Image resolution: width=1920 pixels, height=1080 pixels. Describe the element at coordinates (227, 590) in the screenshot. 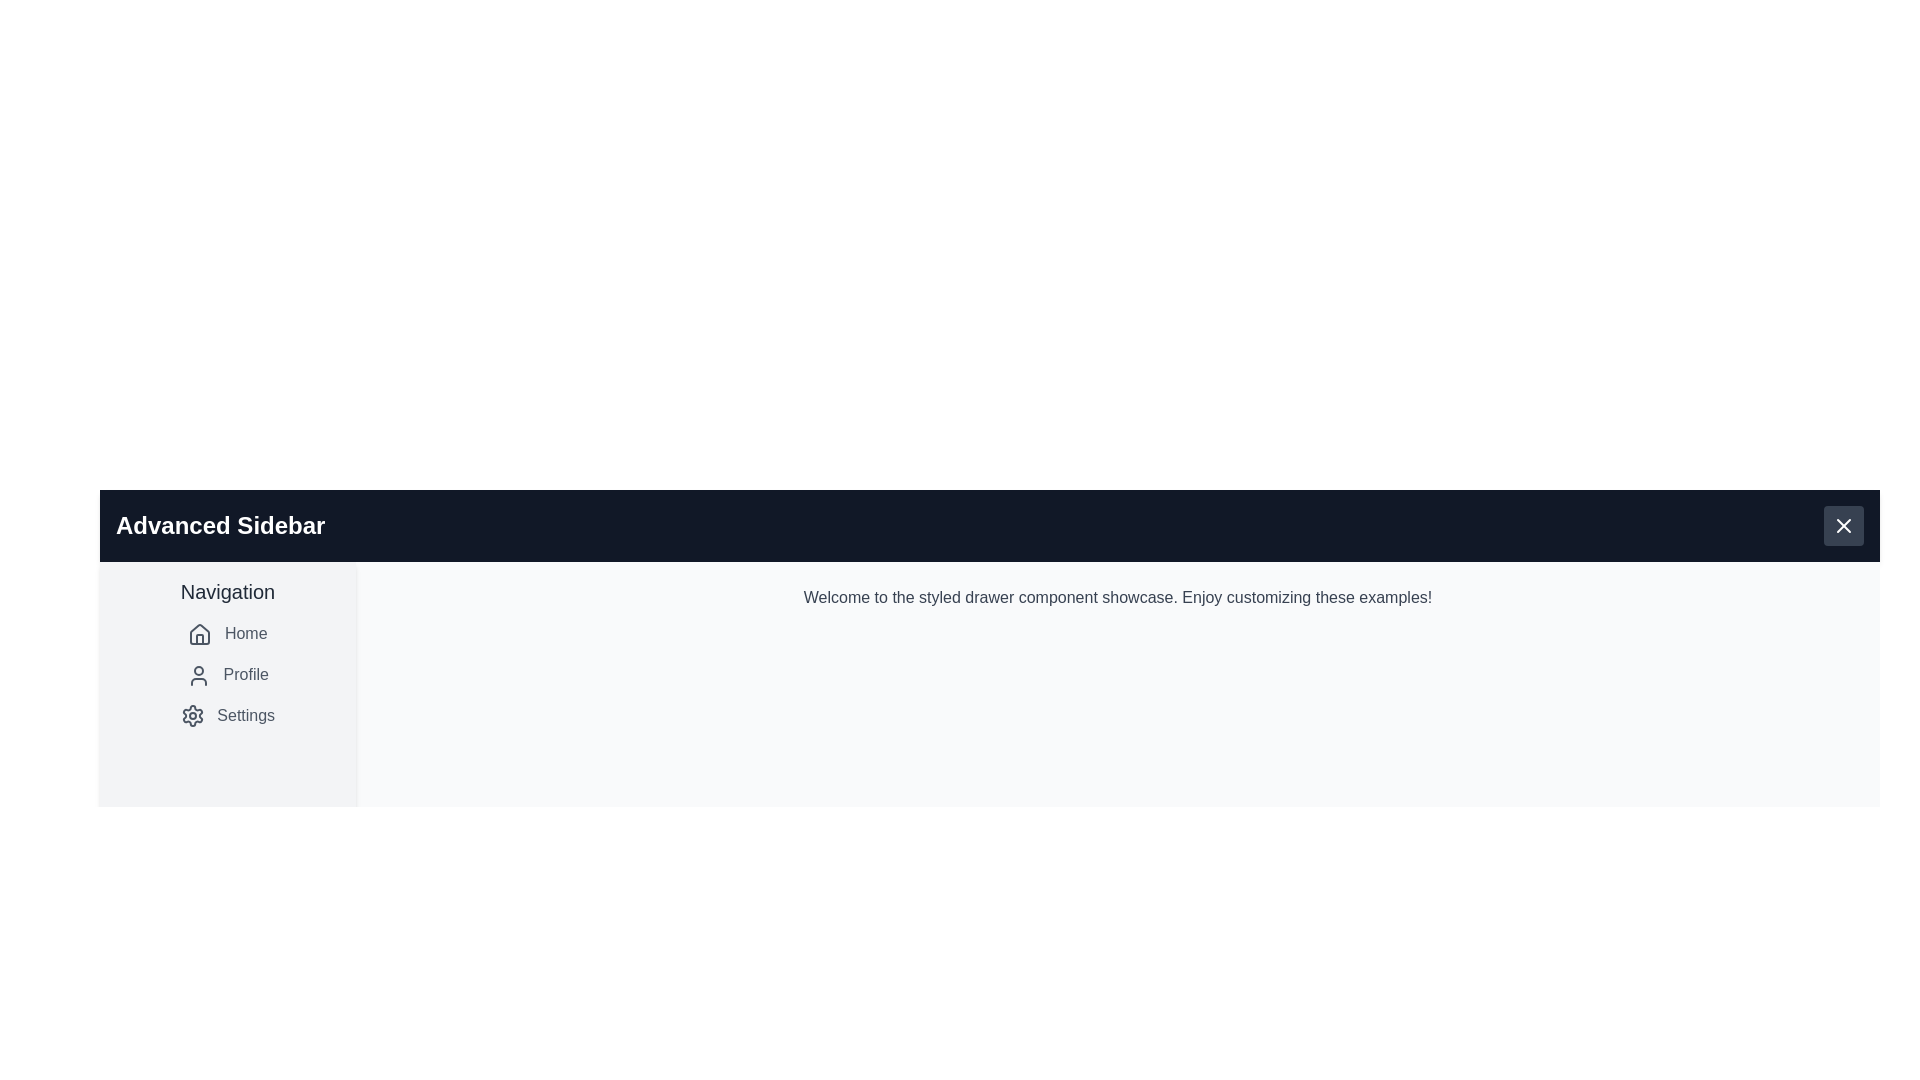

I see `the Text Label at the top of the sidebar, which serves as the heading for navigational options` at that location.